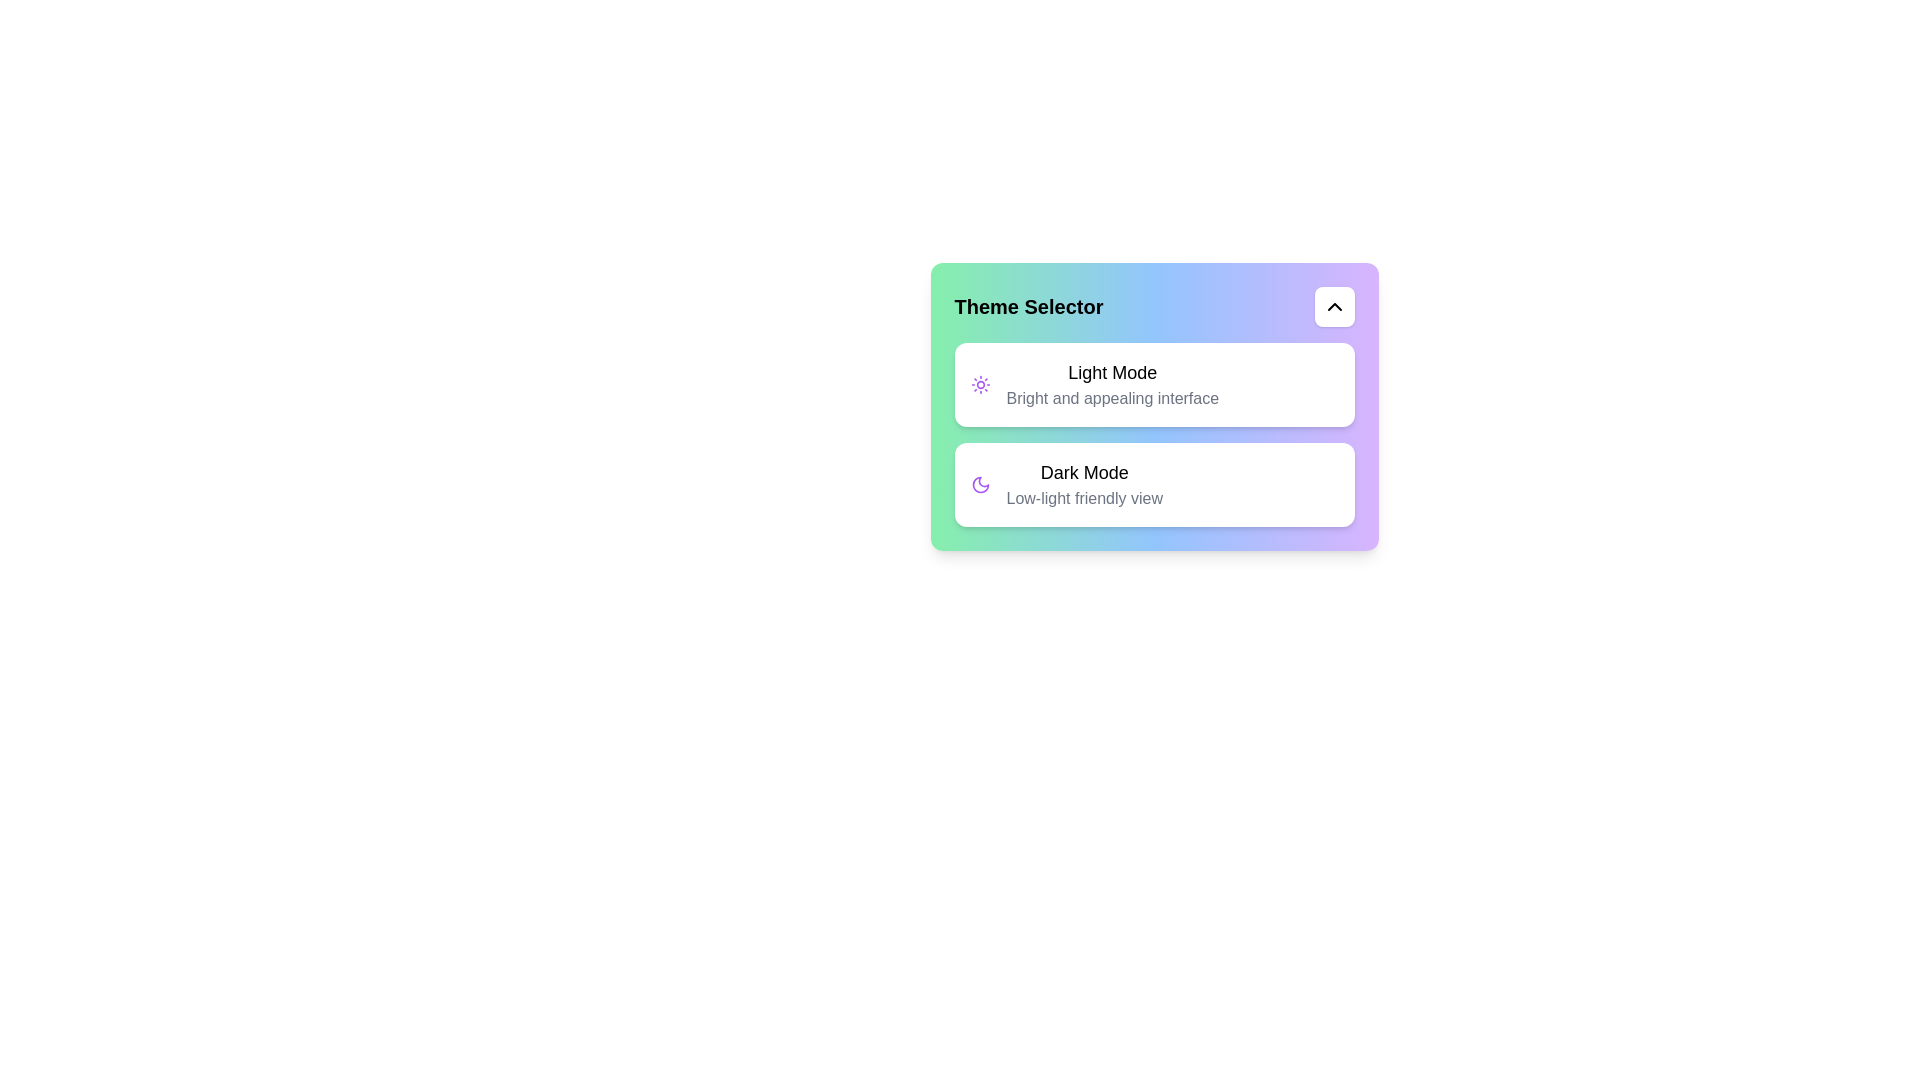  Describe the element at coordinates (1154, 385) in the screenshot. I see `the 'Light Mode' option to activate the theme` at that location.